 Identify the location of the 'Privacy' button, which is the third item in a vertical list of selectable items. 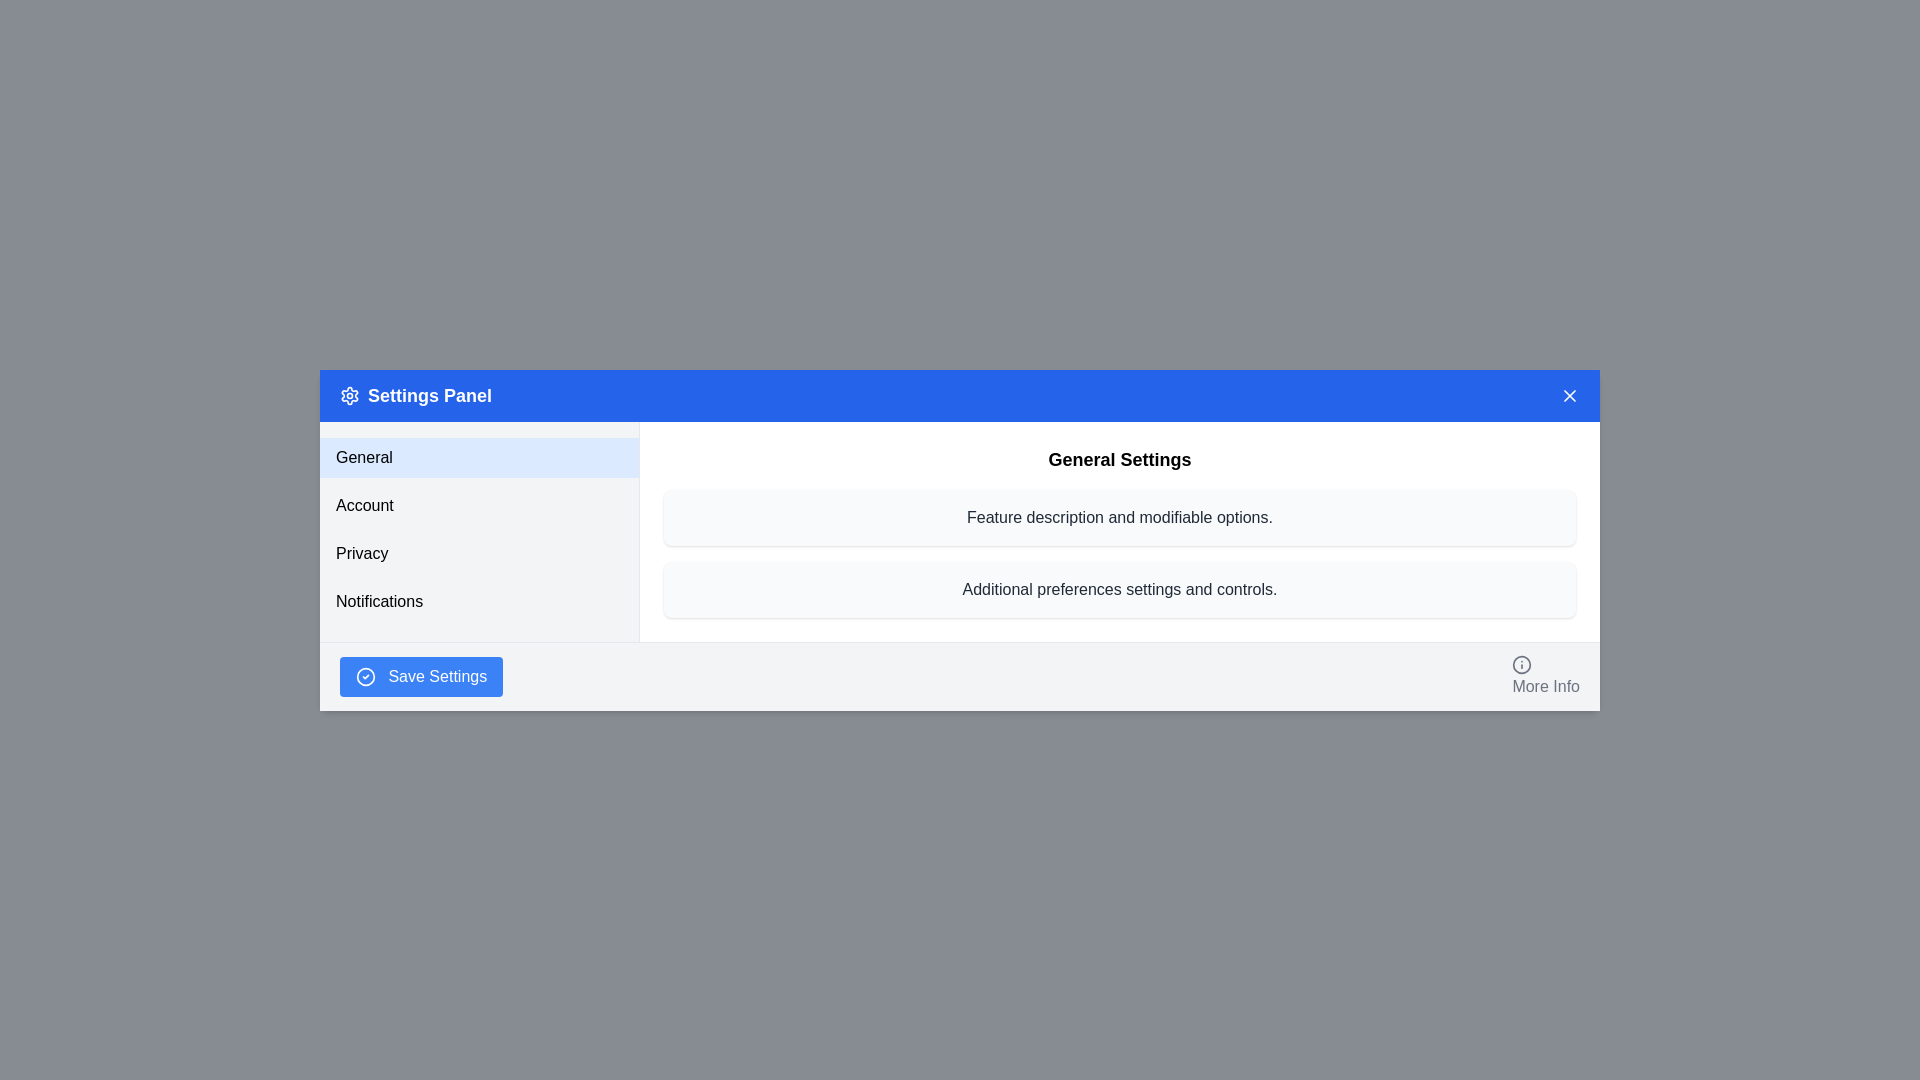
(478, 553).